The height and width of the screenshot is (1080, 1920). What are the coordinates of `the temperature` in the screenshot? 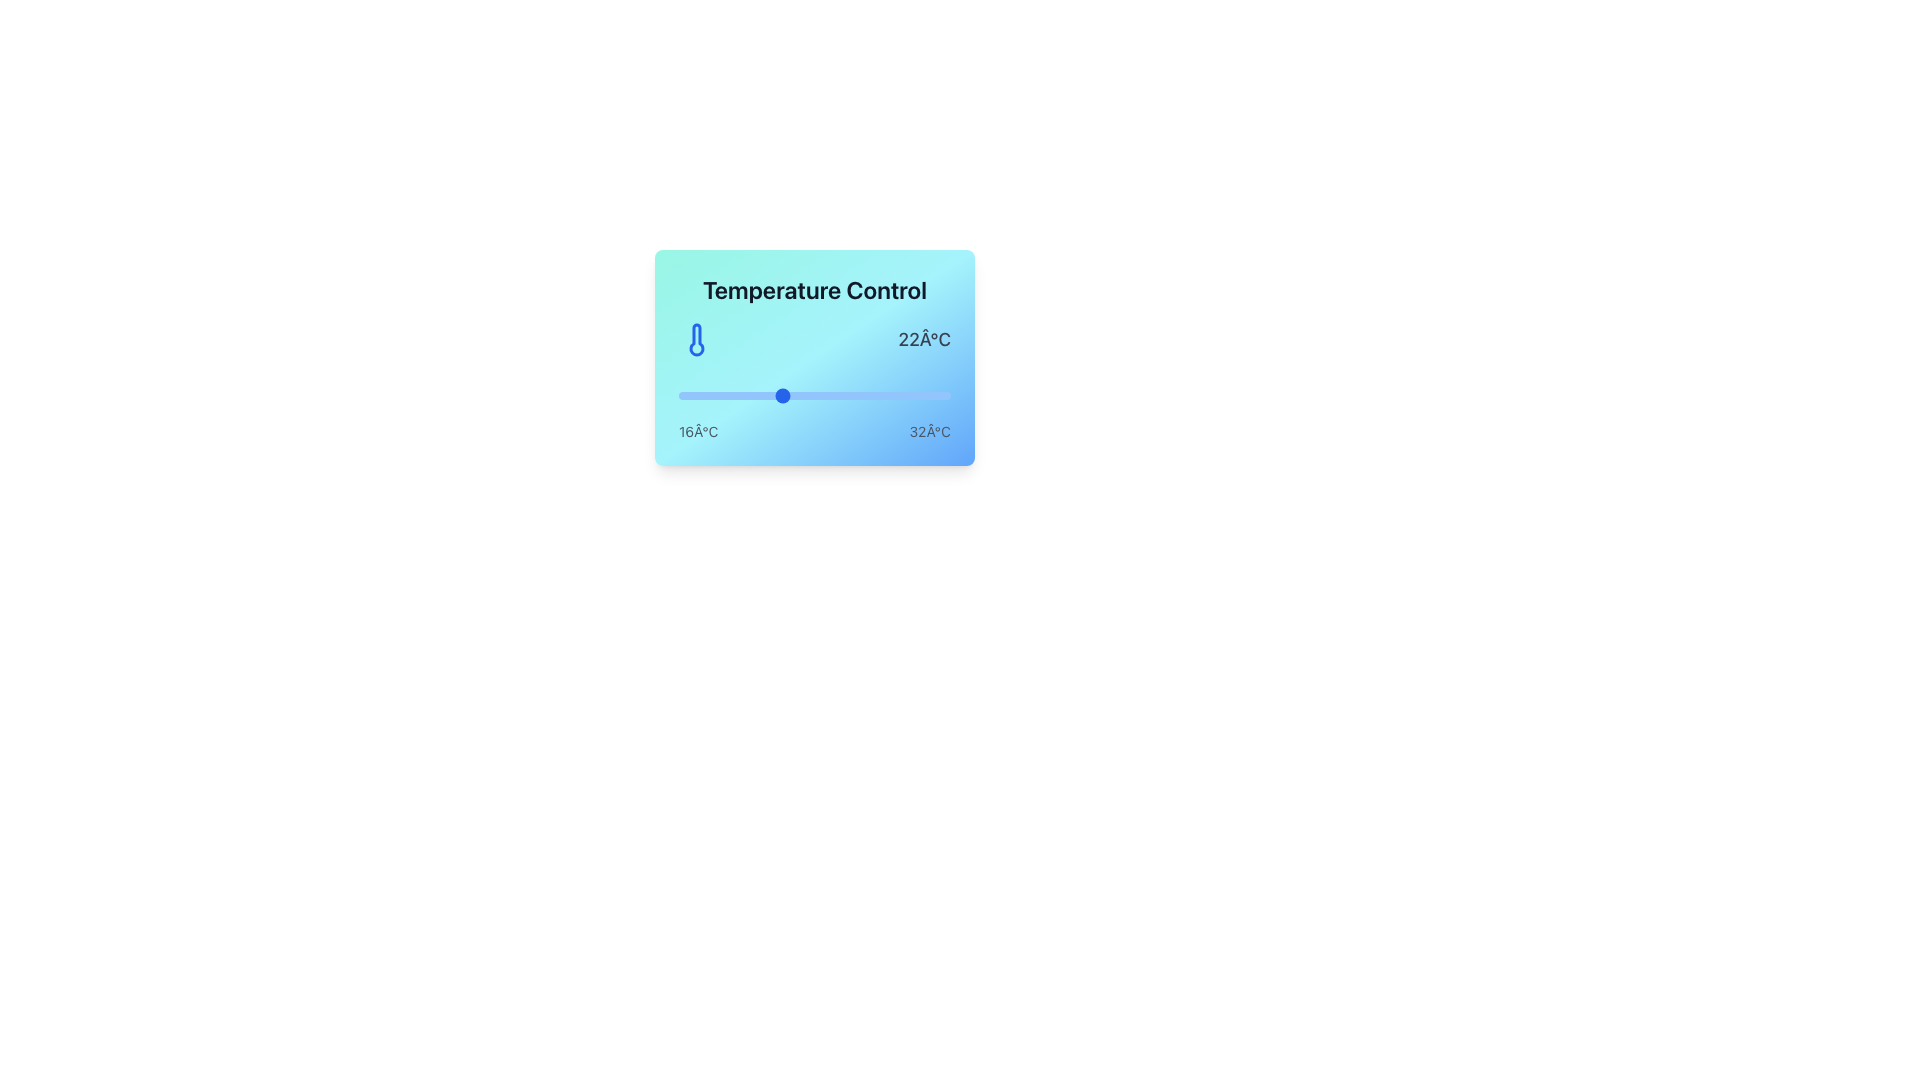 It's located at (882, 396).